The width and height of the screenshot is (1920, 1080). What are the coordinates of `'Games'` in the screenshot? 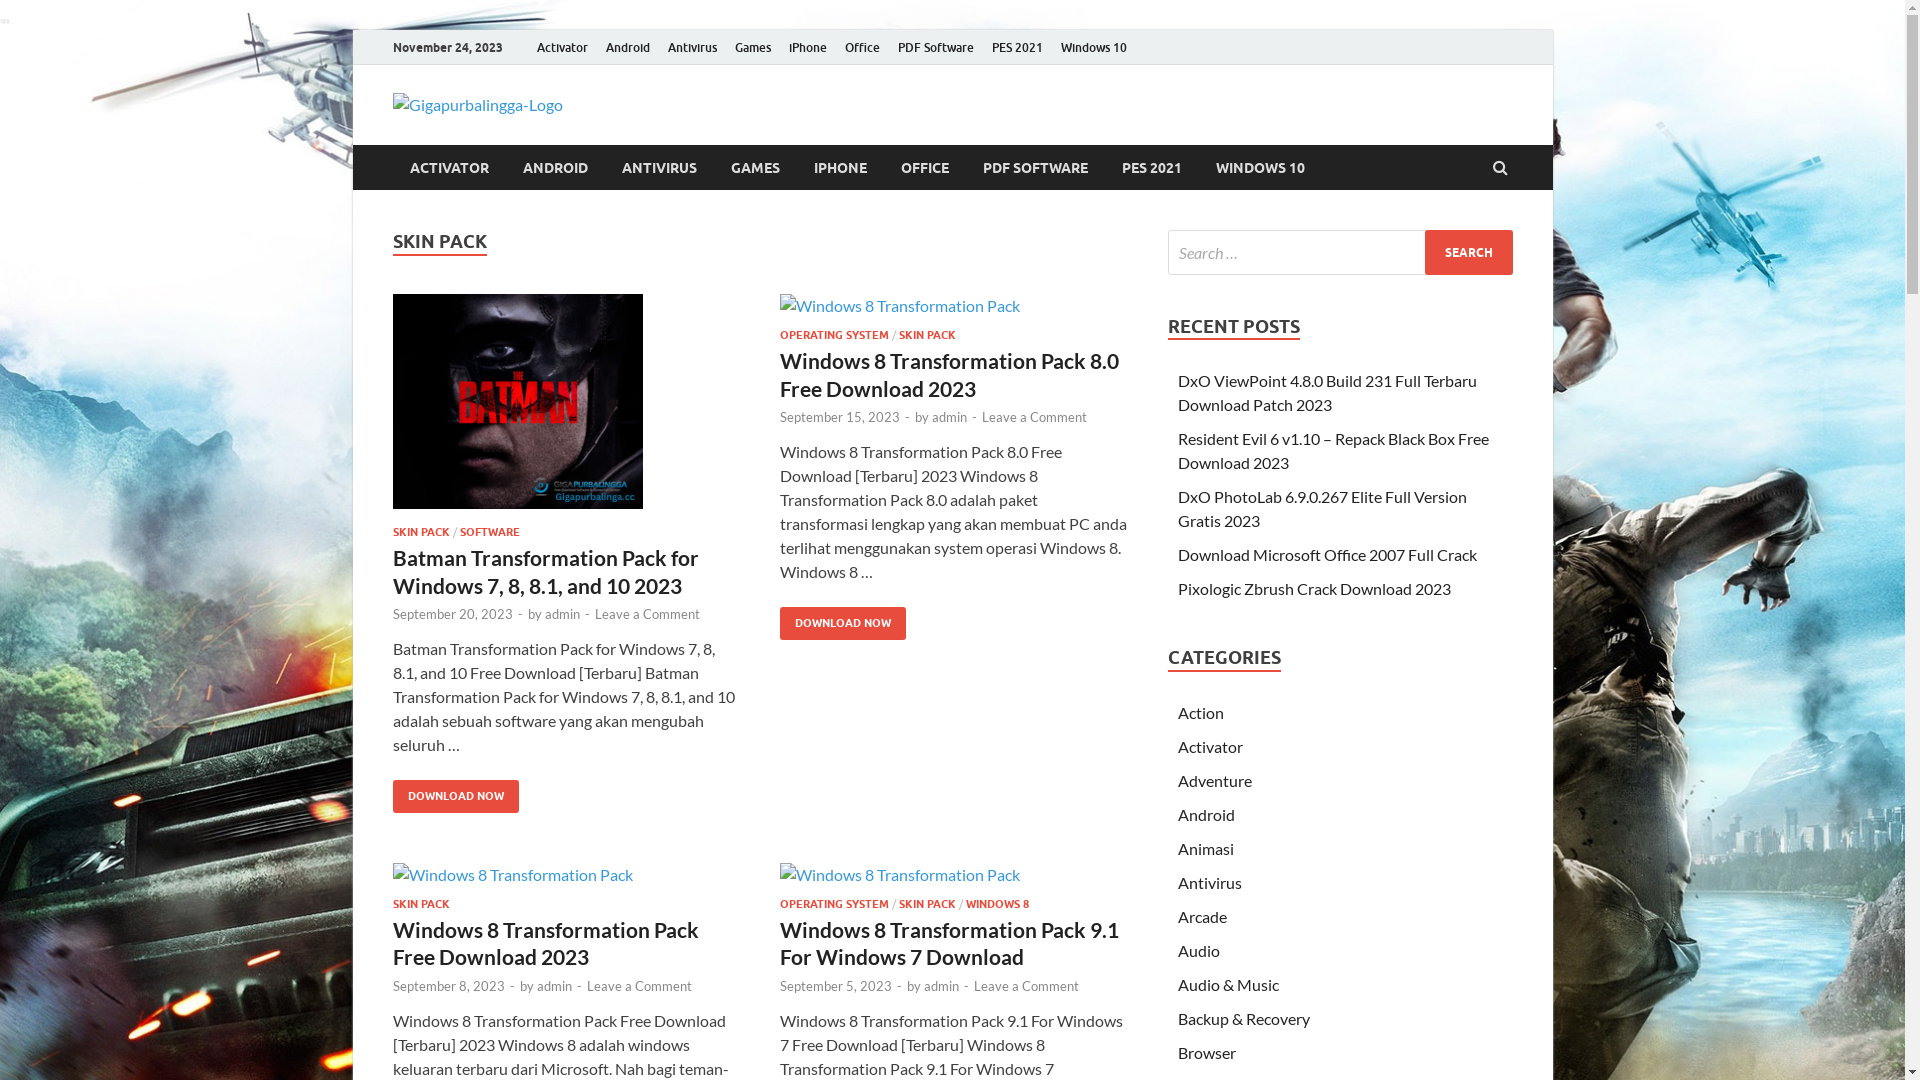 It's located at (752, 46).